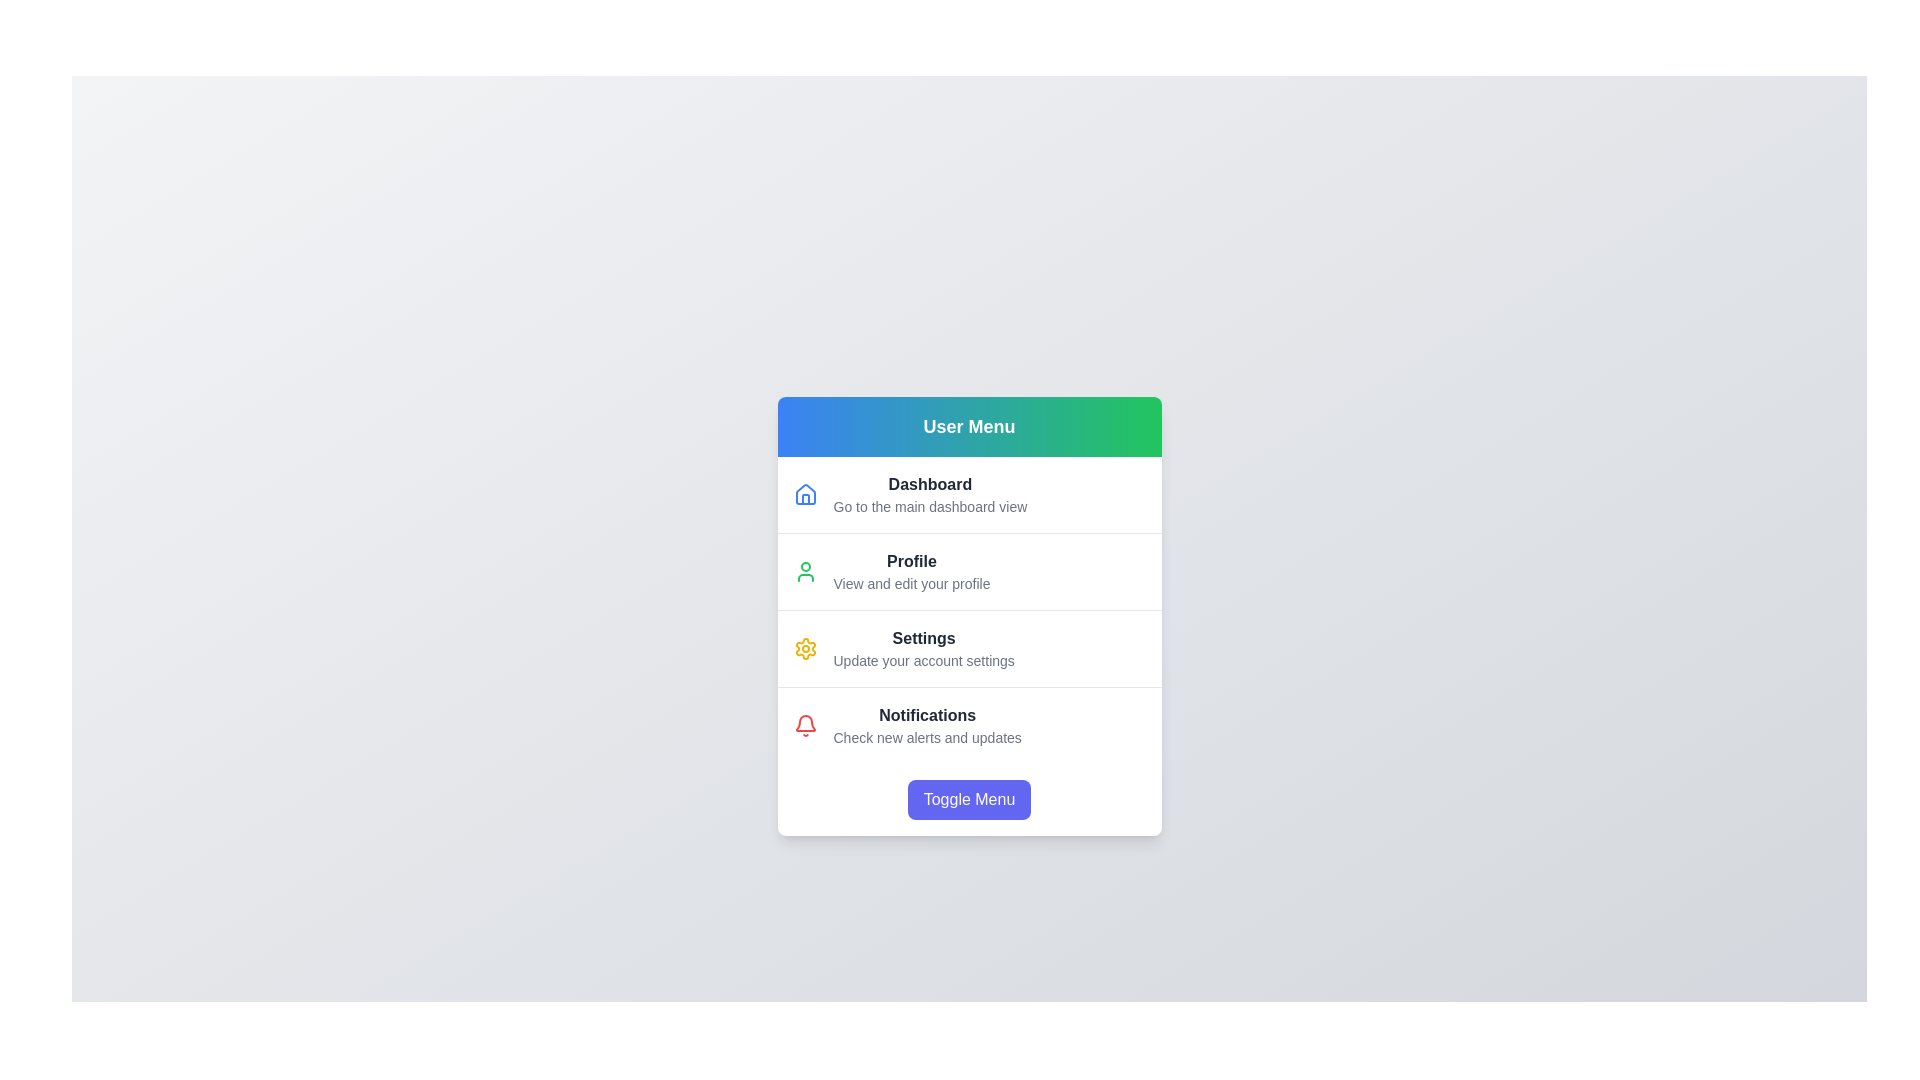 The image size is (1920, 1080). Describe the element at coordinates (969, 725) in the screenshot. I see `the 'Notifications' menu item to check alerts and updates` at that location.